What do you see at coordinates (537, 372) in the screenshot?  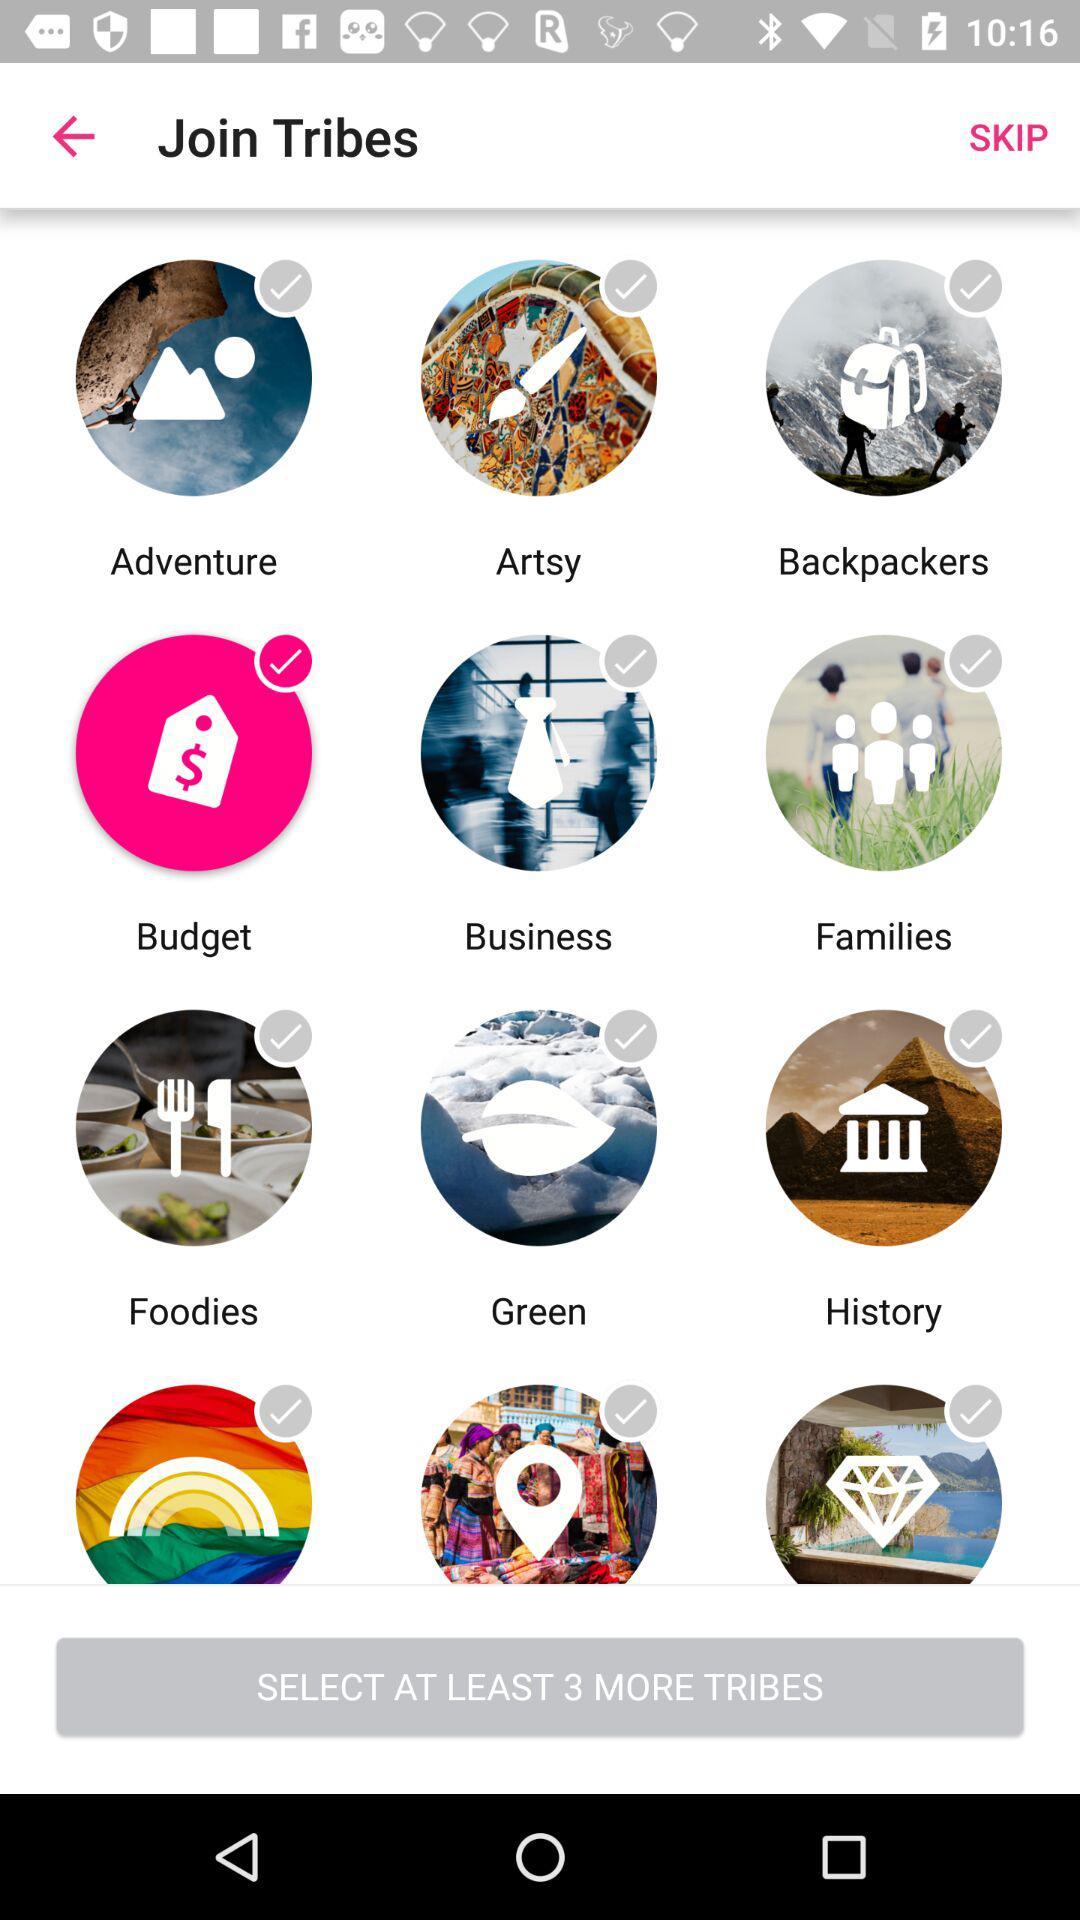 I see `click the painting tool` at bounding box center [537, 372].